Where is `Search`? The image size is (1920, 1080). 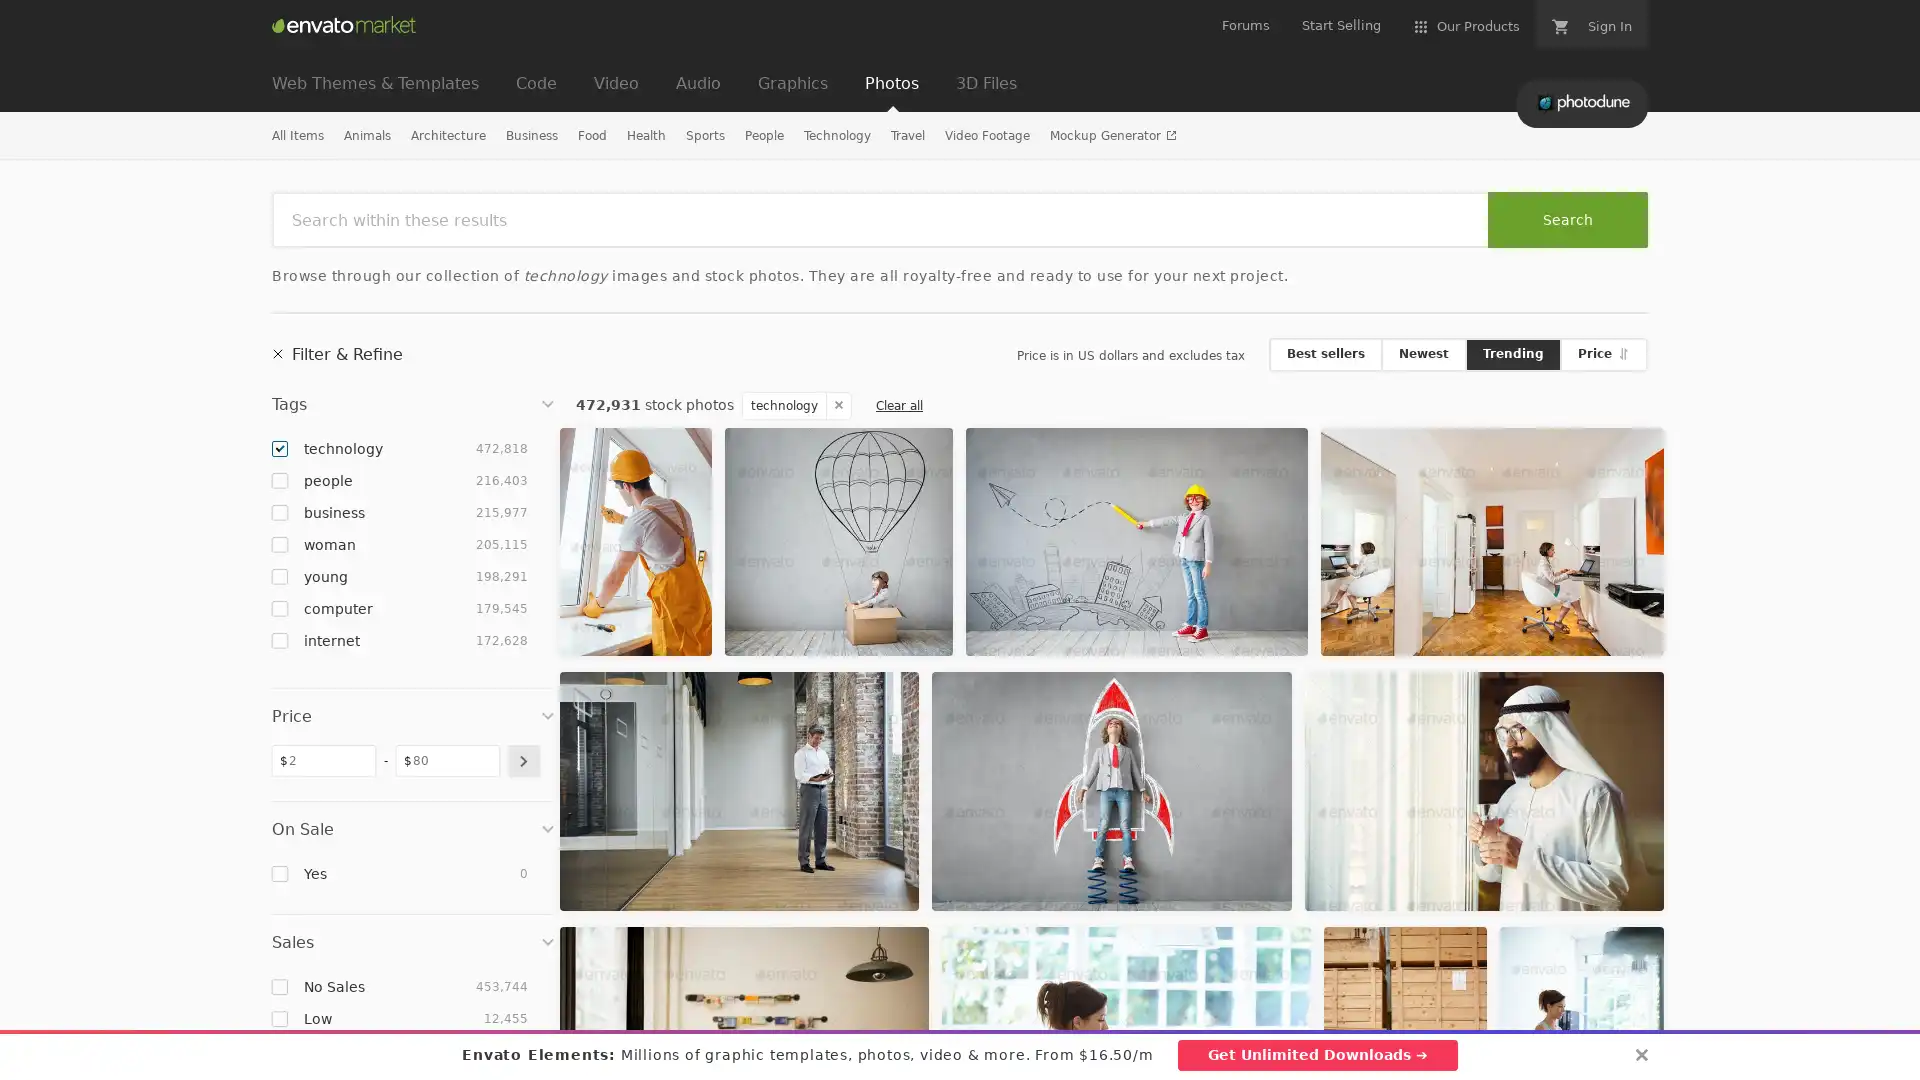
Search is located at coordinates (1567, 219).